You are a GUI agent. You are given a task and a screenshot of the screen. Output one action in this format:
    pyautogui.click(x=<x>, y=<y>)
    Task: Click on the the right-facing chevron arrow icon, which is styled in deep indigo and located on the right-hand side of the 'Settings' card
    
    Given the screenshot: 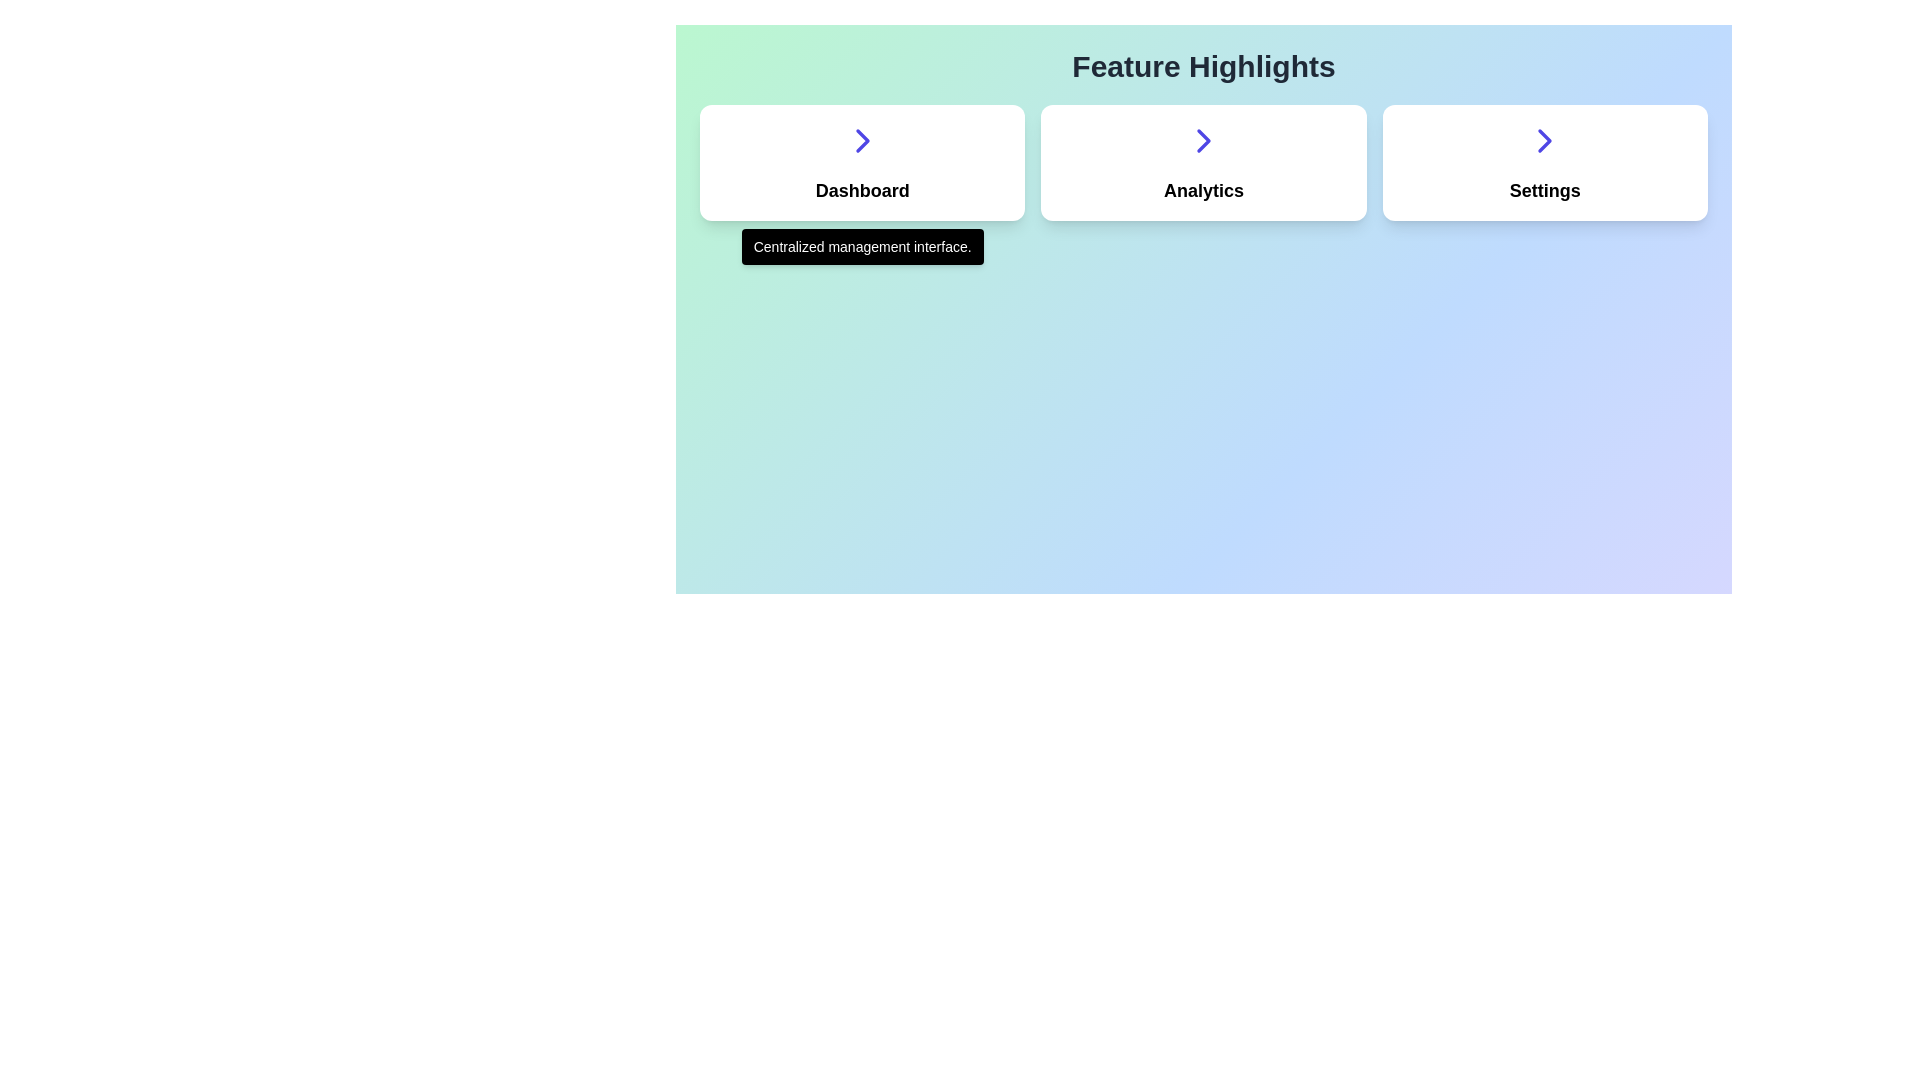 What is the action you would take?
    pyautogui.click(x=1544, y=140)
    